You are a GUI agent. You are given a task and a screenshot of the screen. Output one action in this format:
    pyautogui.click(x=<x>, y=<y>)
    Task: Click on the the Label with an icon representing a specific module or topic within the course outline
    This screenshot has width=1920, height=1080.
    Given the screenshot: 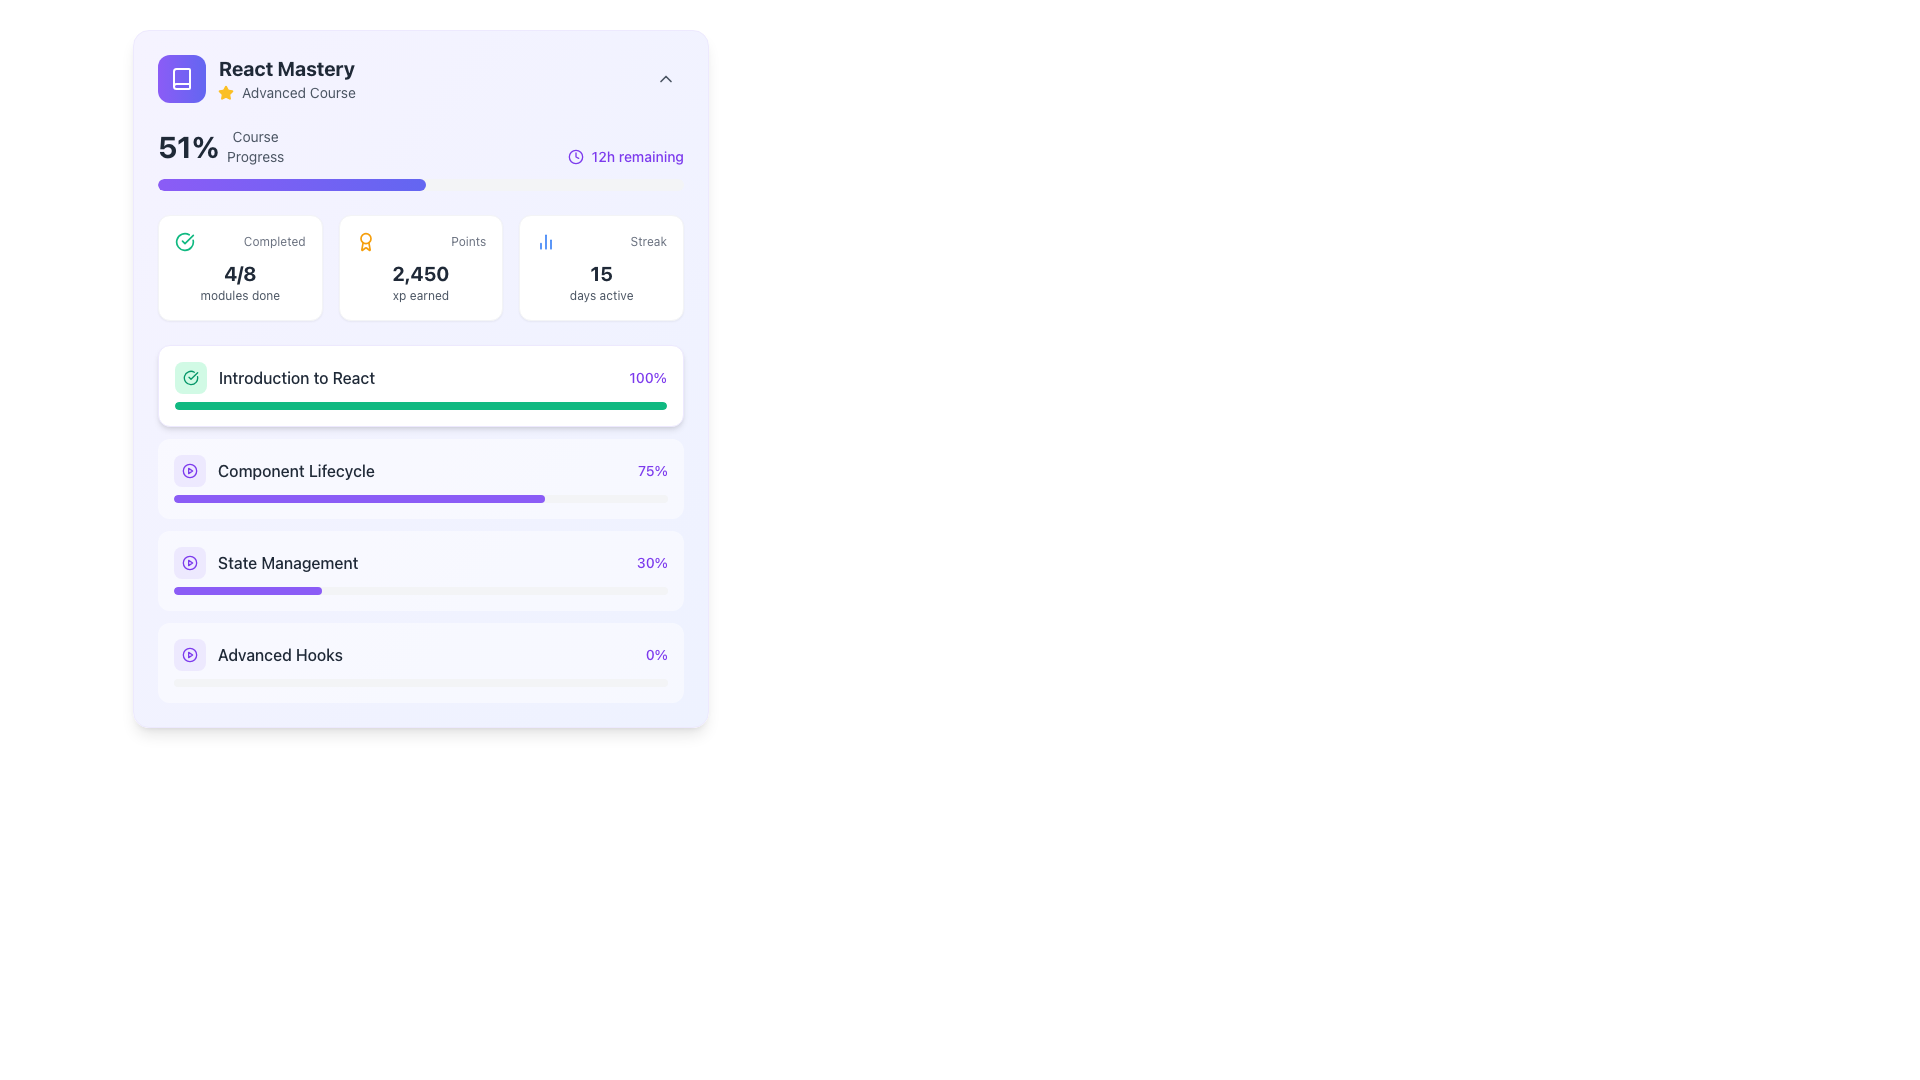 What is the action you would take?
    pyautogui.click(x=272, y=470)
    